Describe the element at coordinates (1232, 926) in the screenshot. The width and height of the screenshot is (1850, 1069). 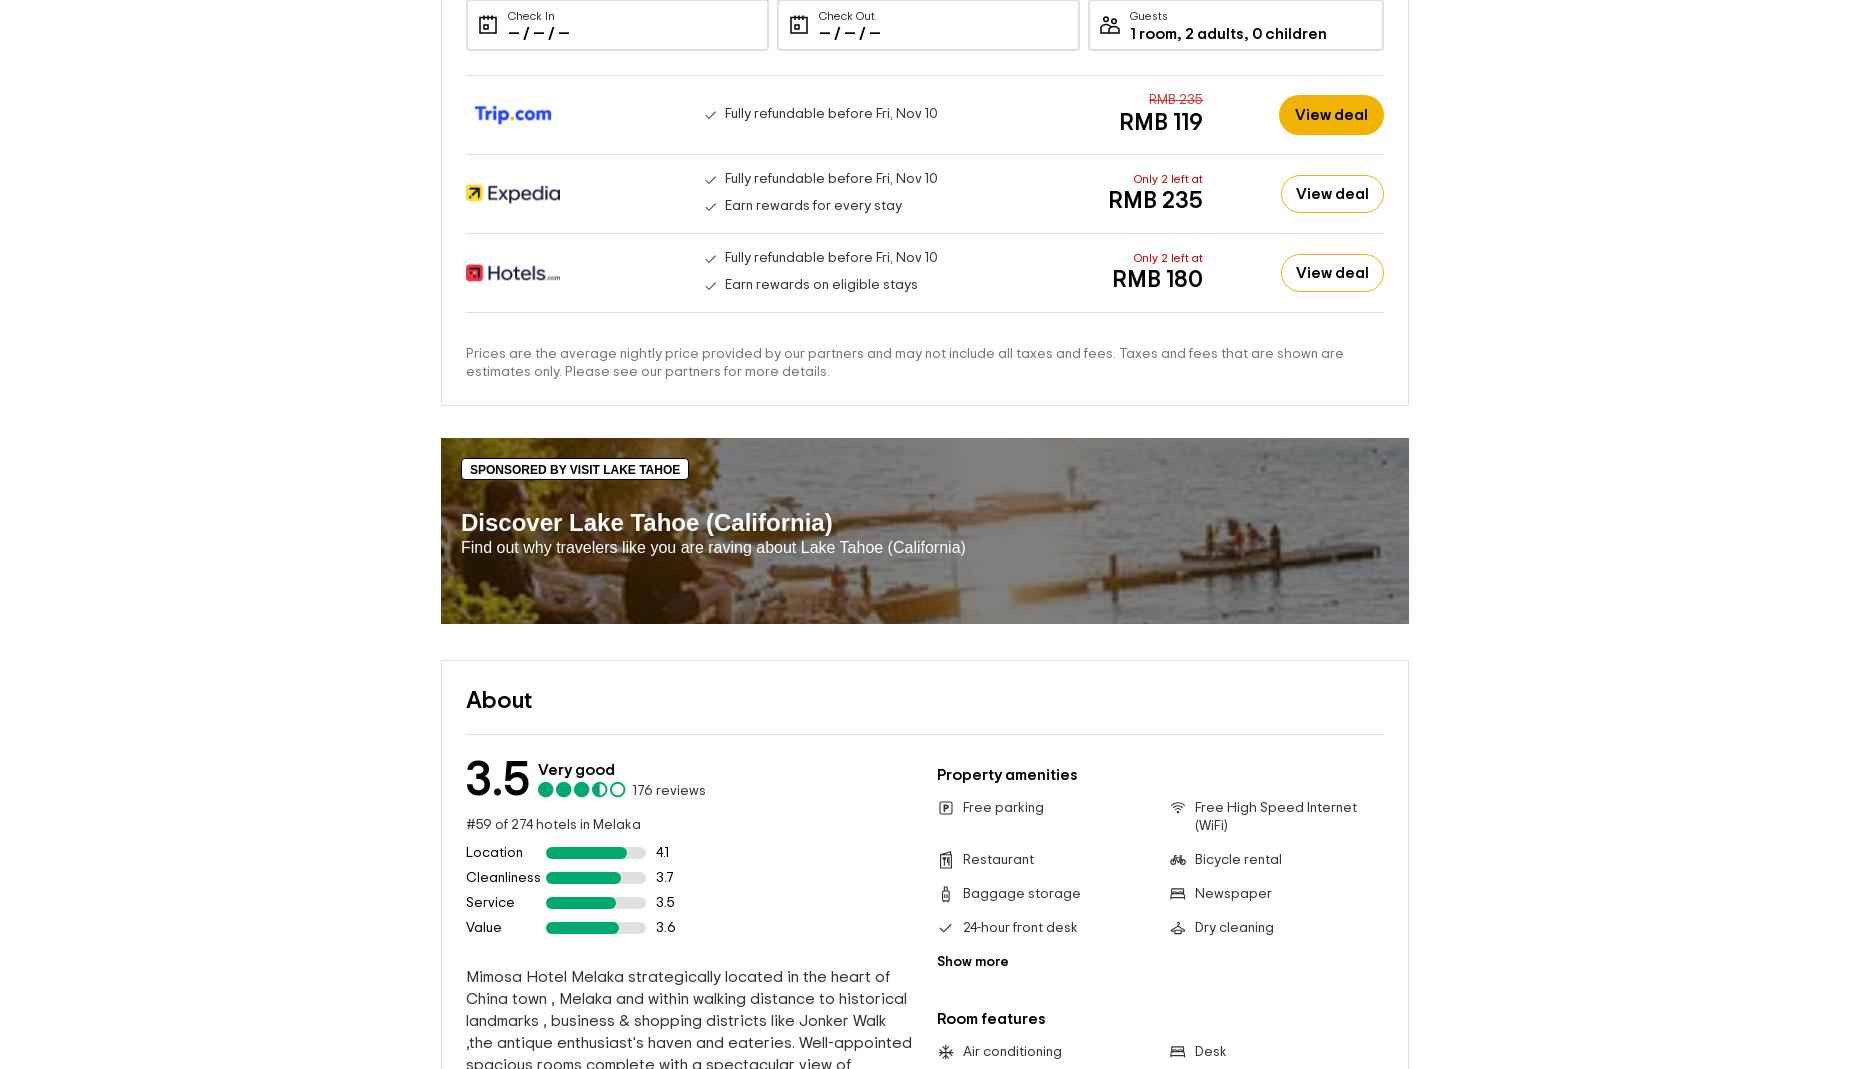
I see `'Dry cleaning'` at that location.